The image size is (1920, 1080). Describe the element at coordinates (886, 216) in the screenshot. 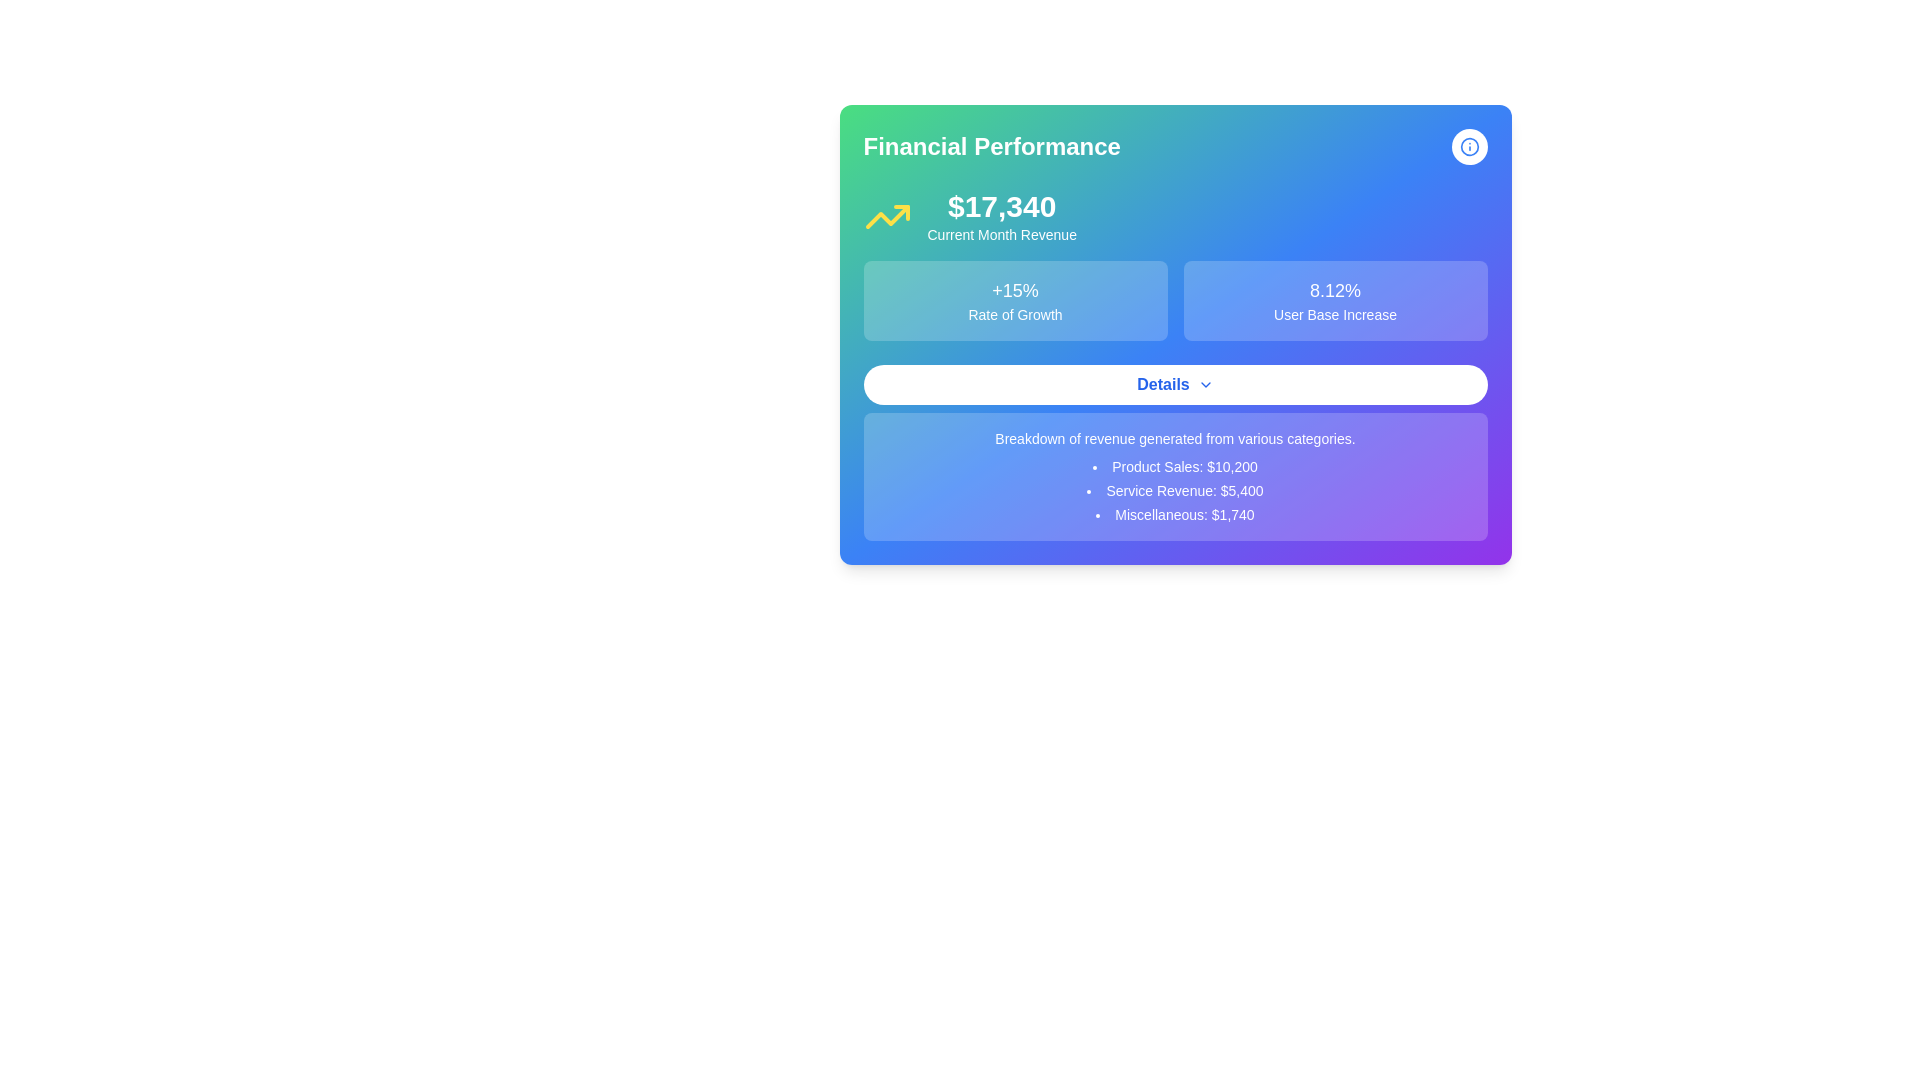

I see `the decorative icon symbolizing financial growth, located adjacent to the '$17,340 Current Month Revenue' text` at that location.